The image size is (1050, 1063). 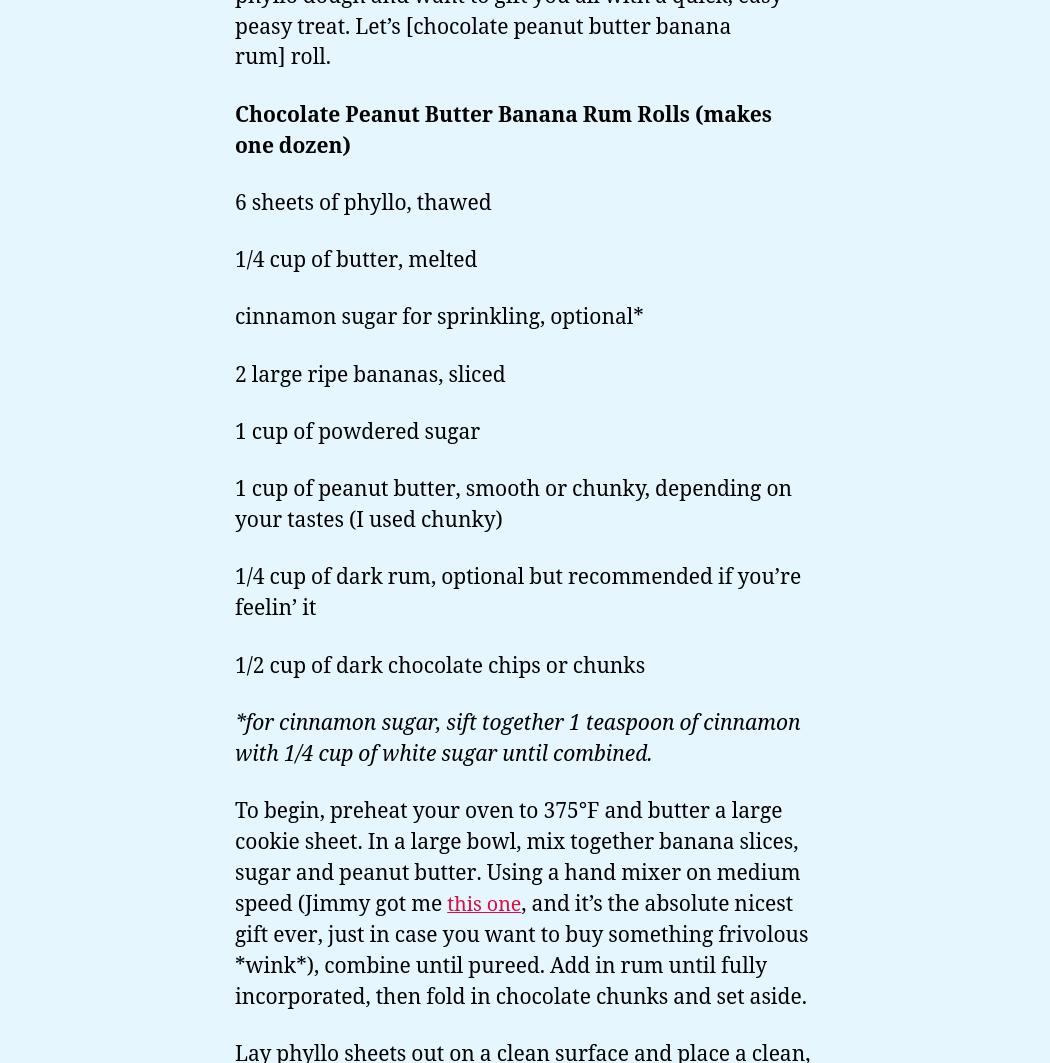 I want to click on 'Create a free website or blog at WordPress.com.', so click(x=428, y=850).